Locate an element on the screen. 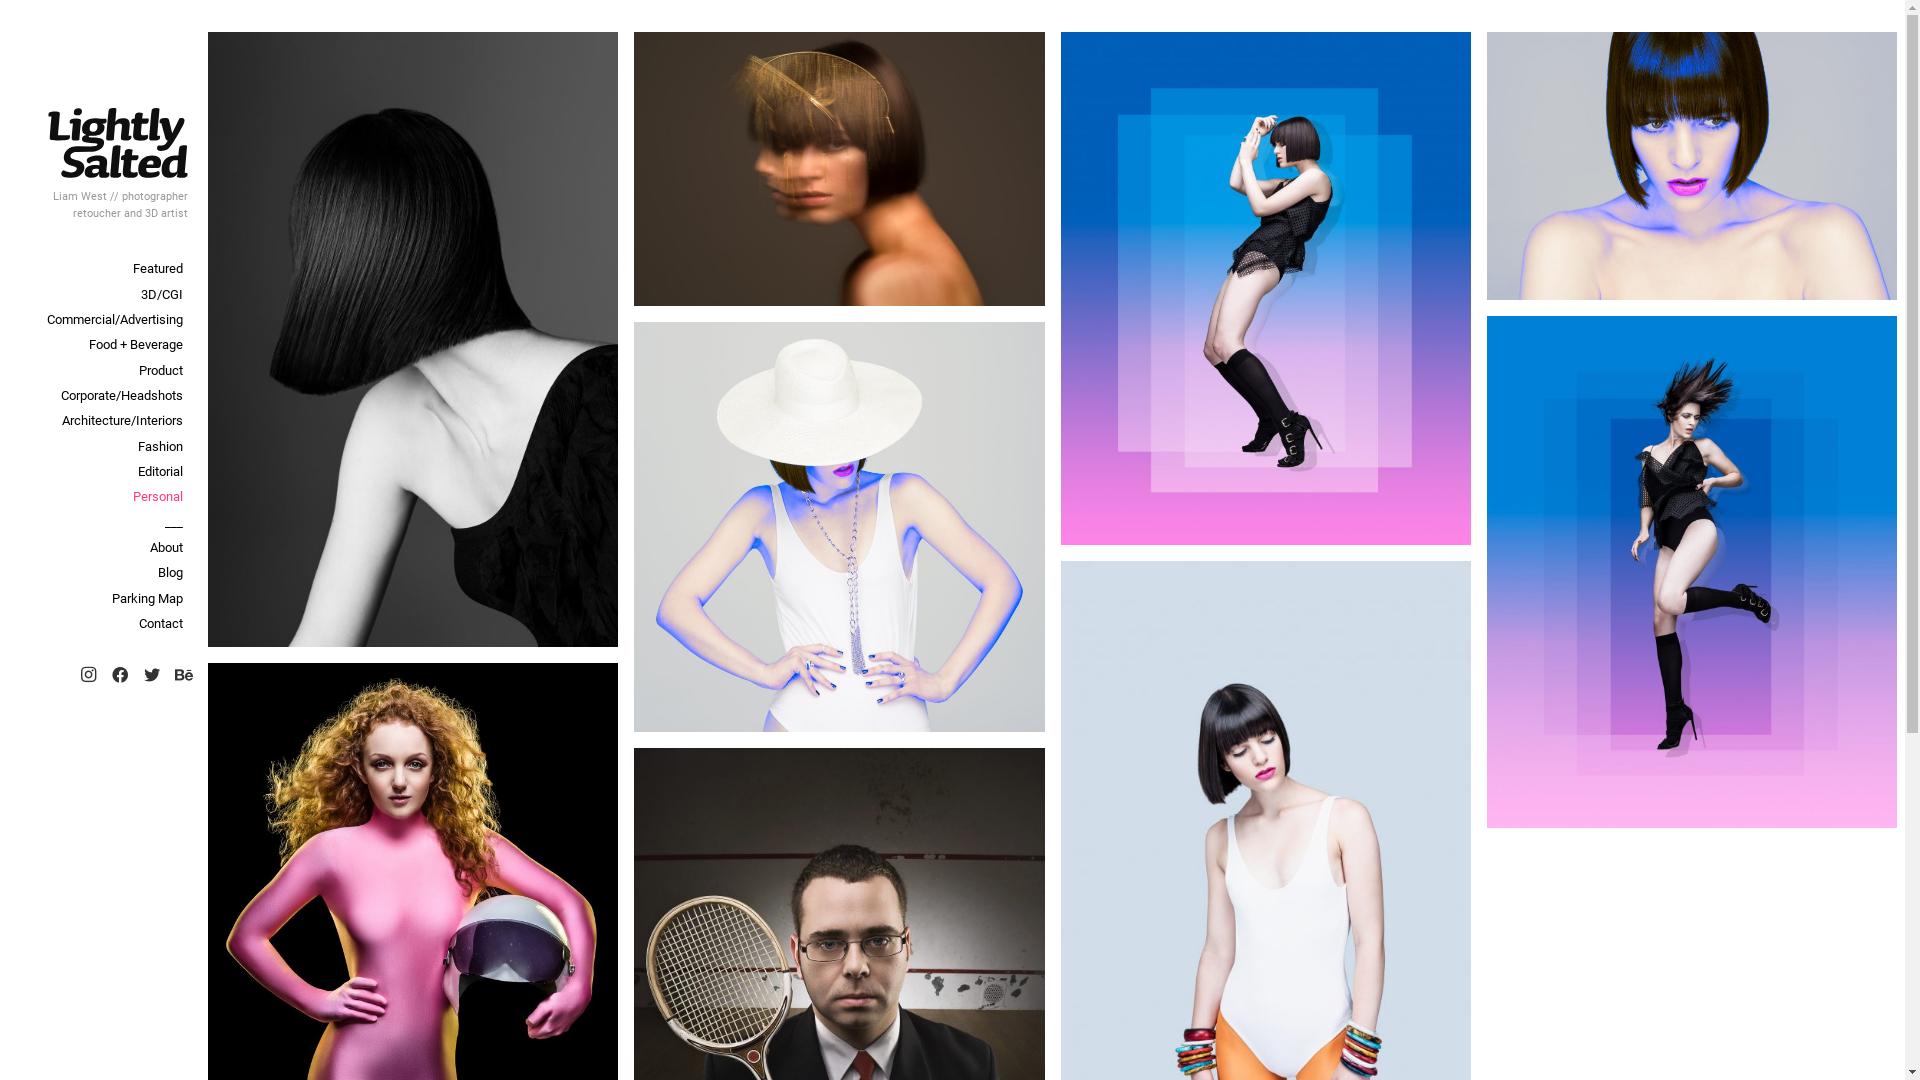  'Parking Map' is located at coordinates (99, 597).